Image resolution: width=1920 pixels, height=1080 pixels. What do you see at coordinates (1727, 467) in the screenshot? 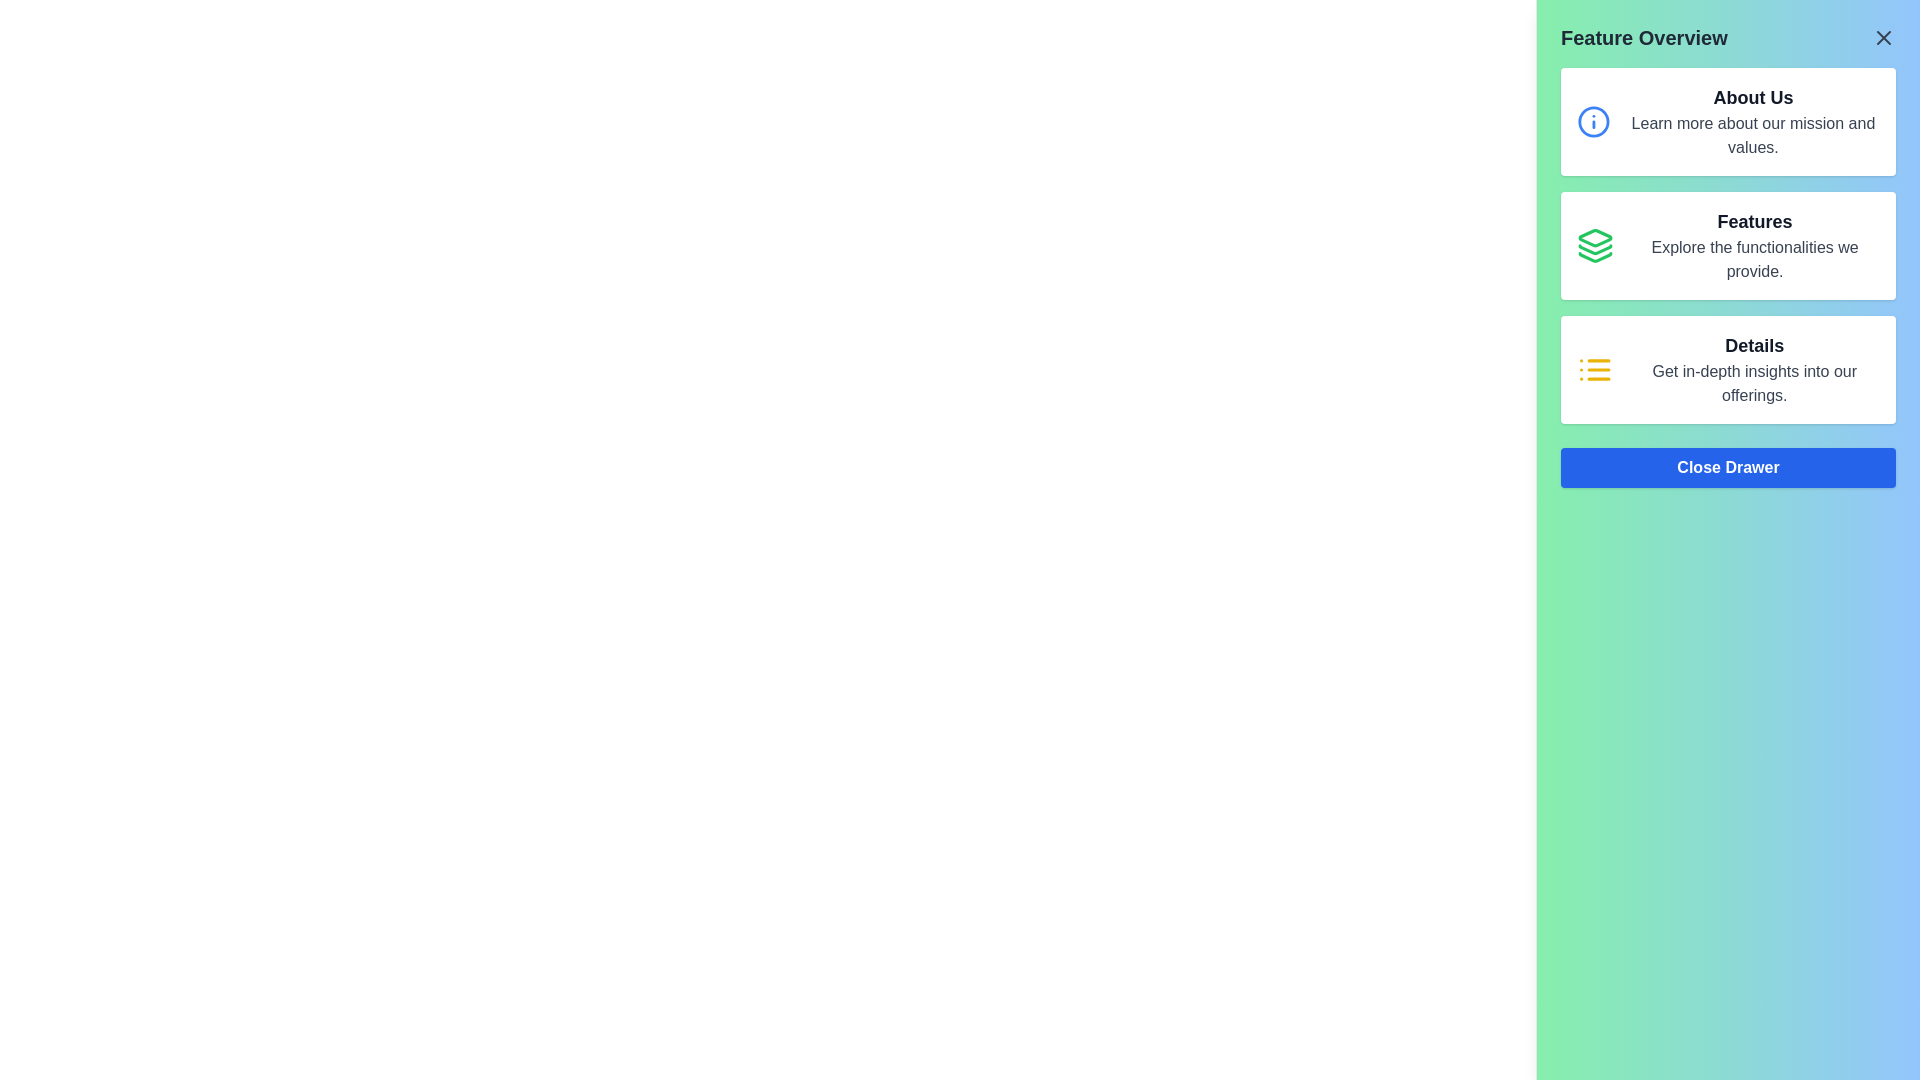
I see `the rectangular blue button labeled 'Close Drawer'` at bounding box center [1727, 467].